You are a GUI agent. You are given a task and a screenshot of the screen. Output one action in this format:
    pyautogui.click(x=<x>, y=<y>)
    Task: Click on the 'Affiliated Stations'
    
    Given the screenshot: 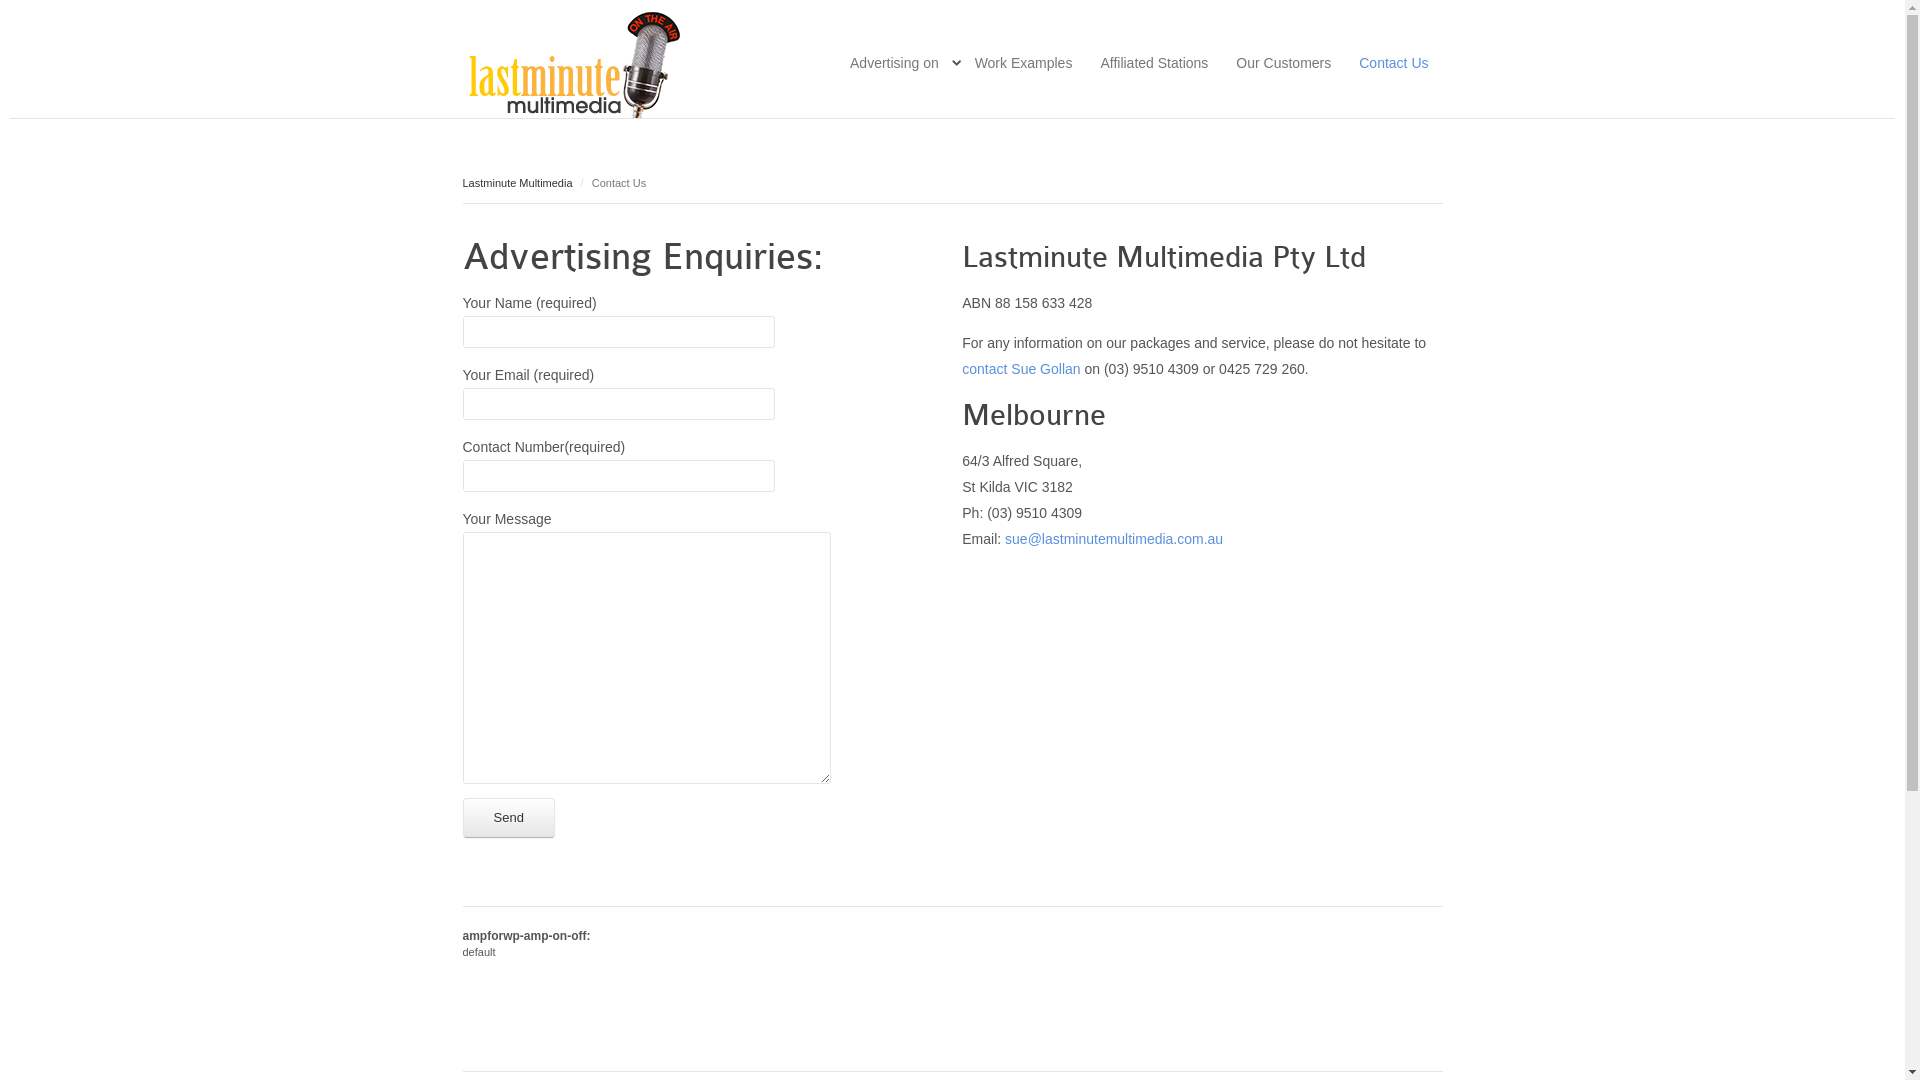 What is the action you would take?
    pyautogui.click(x=1153, y=61)
    